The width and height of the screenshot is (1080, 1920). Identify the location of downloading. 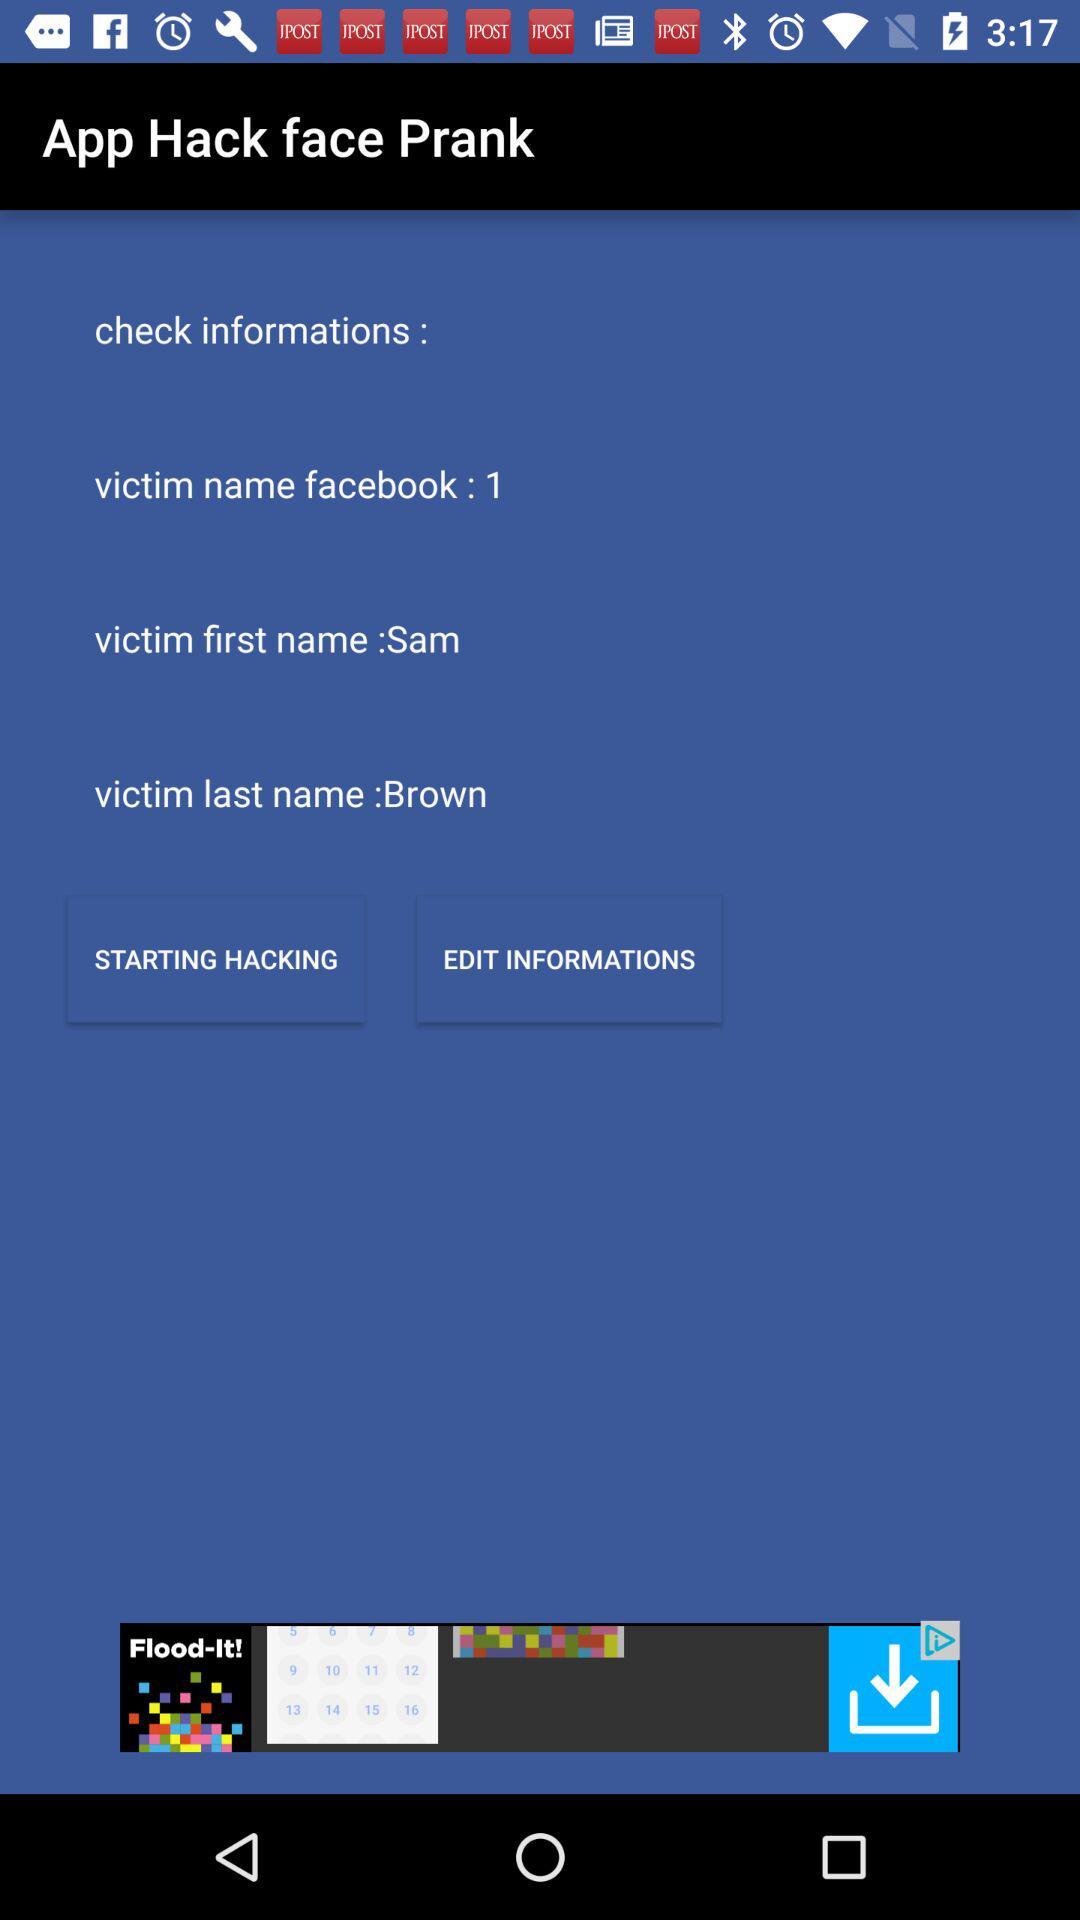
(540, 1685).